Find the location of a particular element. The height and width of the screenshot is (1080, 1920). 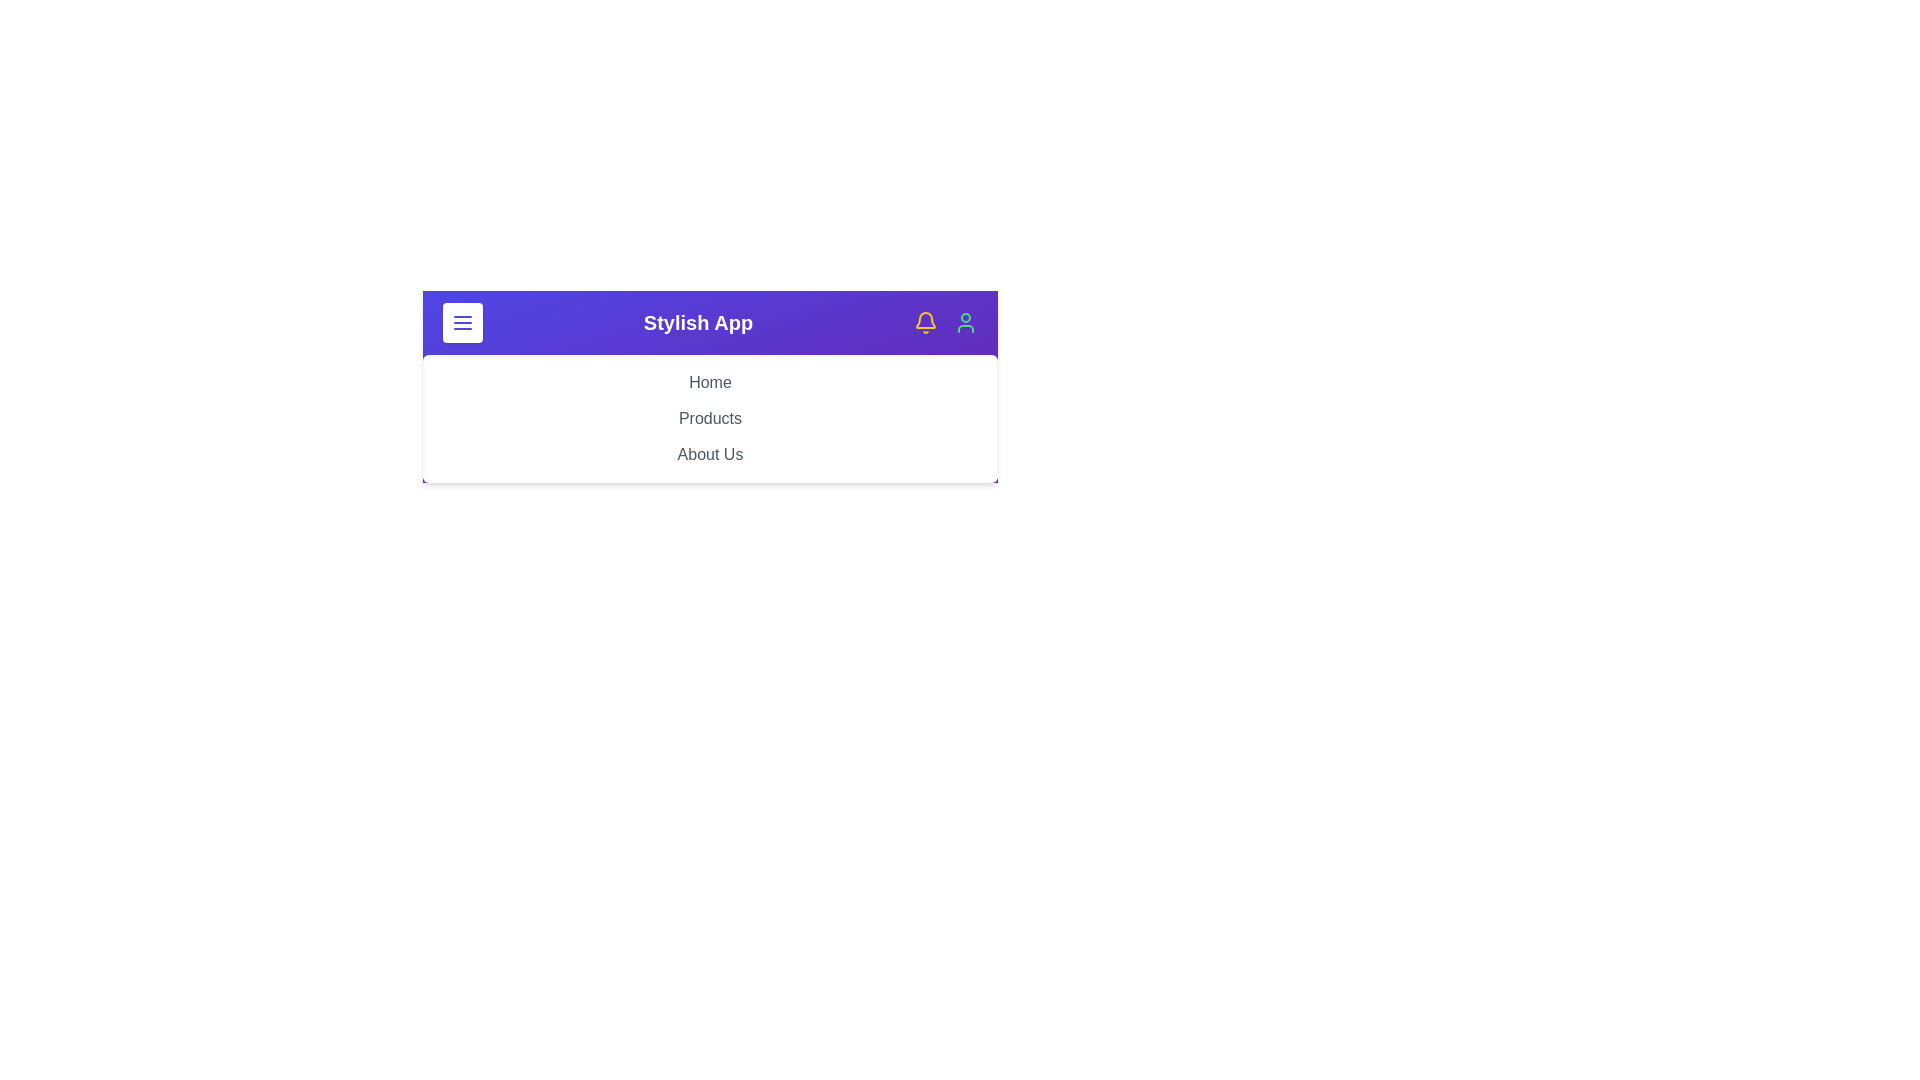

the menu item labeled 'Products' to navigate to the corresponding section is located at coordinates (710, 418).